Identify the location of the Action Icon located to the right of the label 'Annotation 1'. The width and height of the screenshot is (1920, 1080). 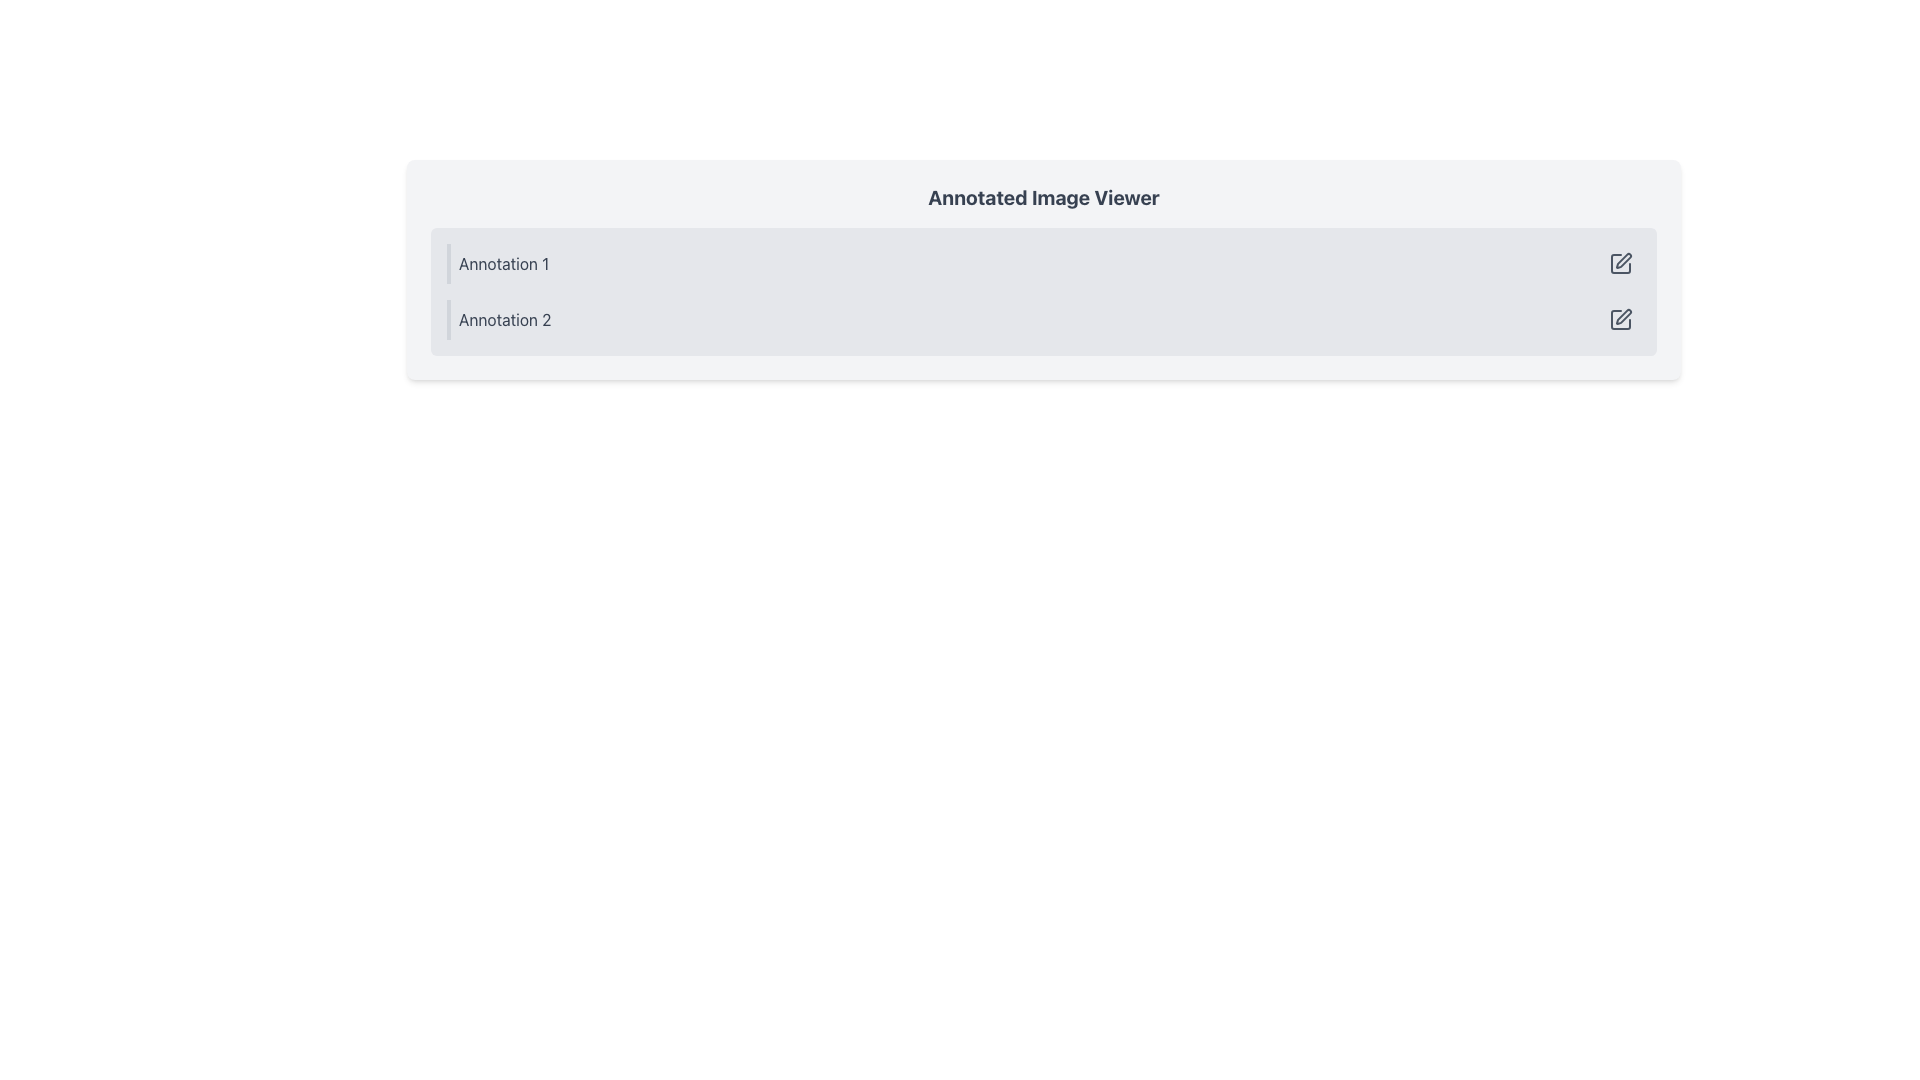
(1621, 262).